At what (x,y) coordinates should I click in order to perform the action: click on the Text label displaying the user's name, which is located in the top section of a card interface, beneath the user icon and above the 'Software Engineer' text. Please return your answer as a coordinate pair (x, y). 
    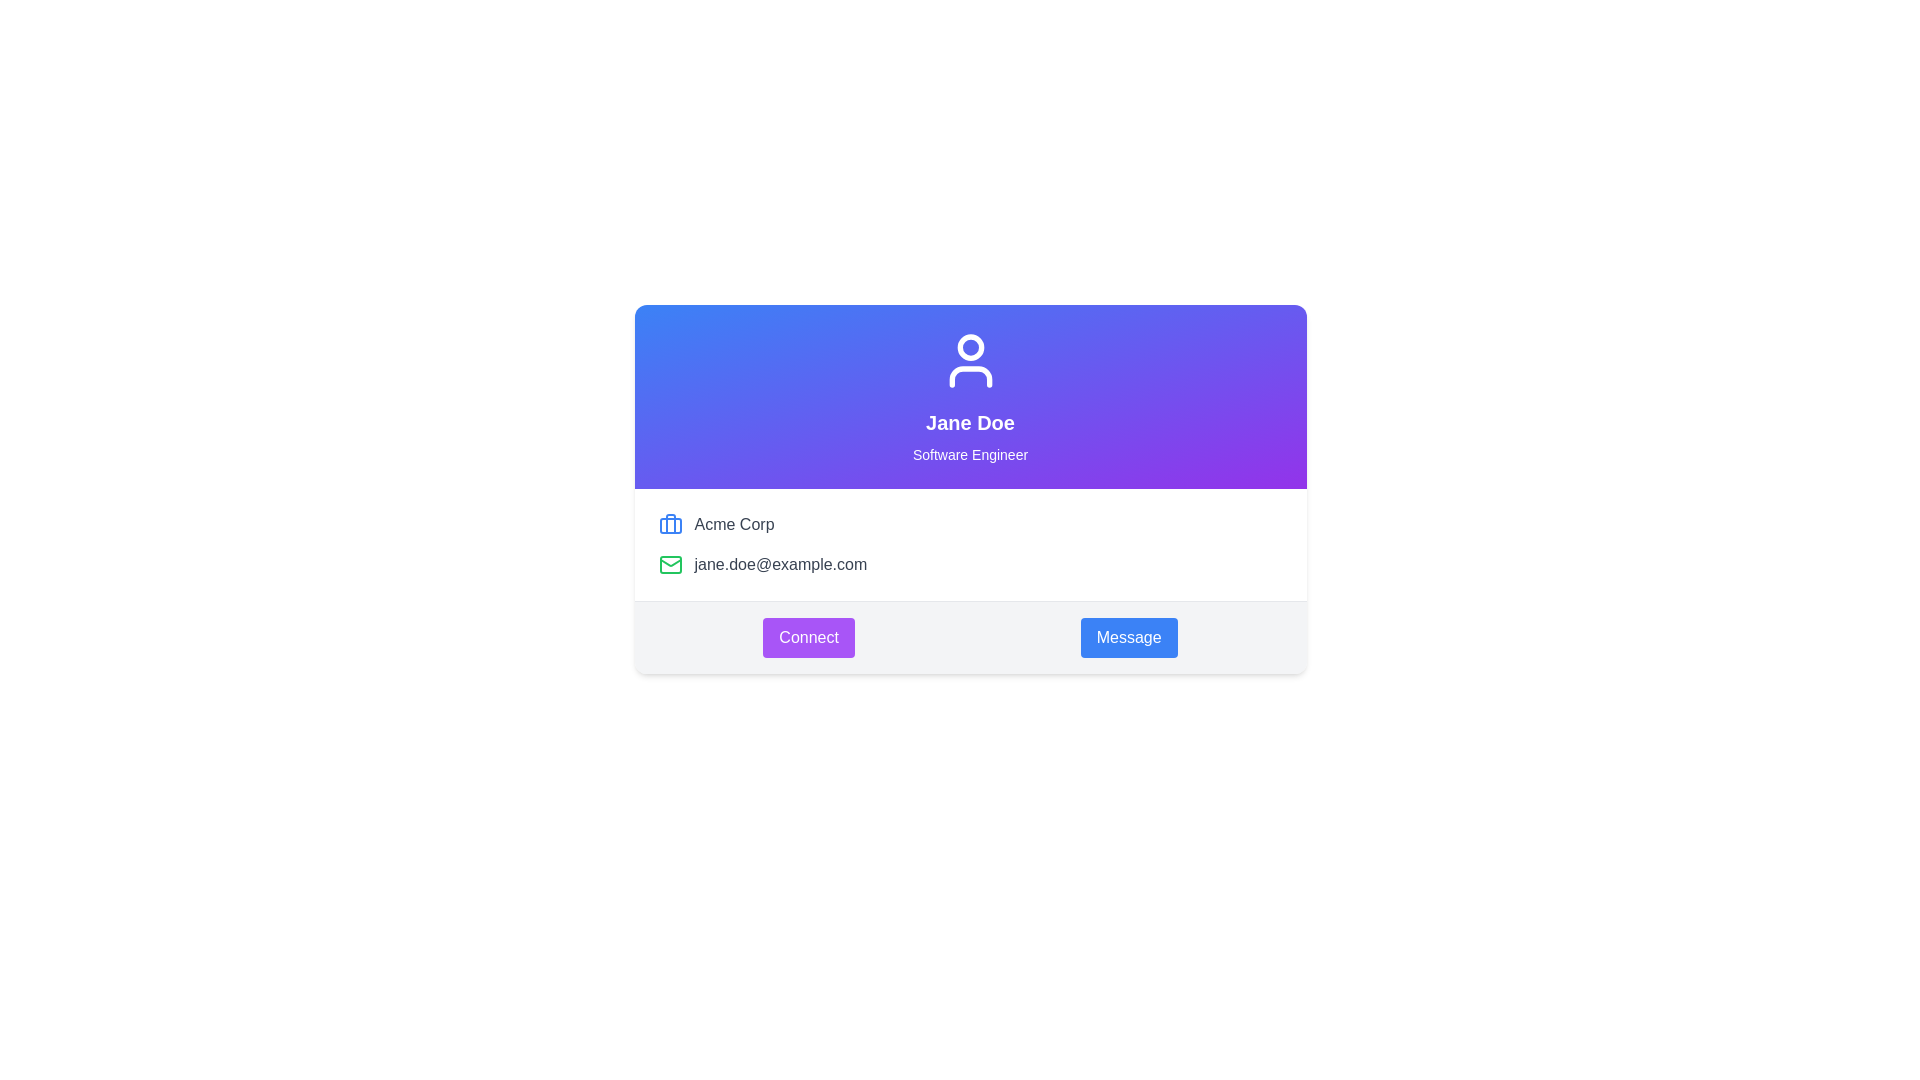
    Looking at the image, I should click on (970, 422).